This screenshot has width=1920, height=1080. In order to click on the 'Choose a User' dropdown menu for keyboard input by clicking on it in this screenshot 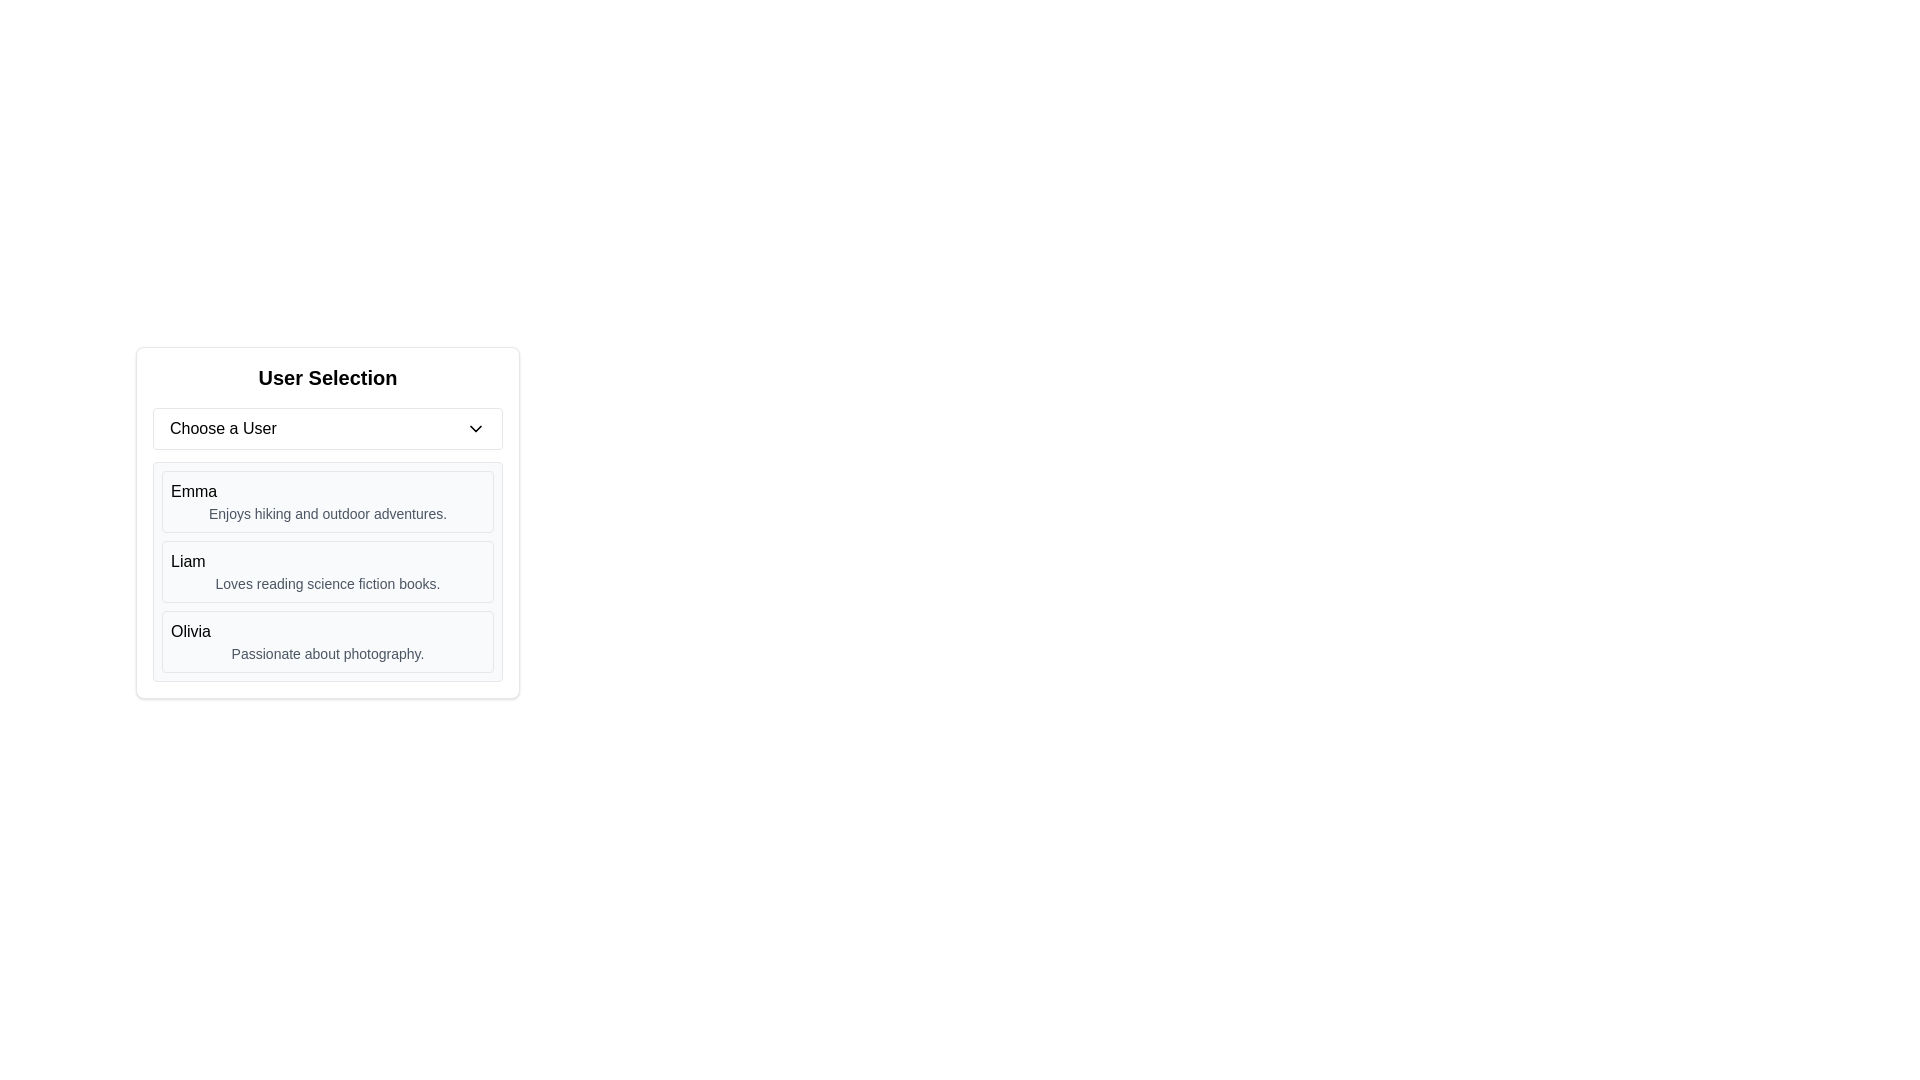, I will do `click(327, 427)`.